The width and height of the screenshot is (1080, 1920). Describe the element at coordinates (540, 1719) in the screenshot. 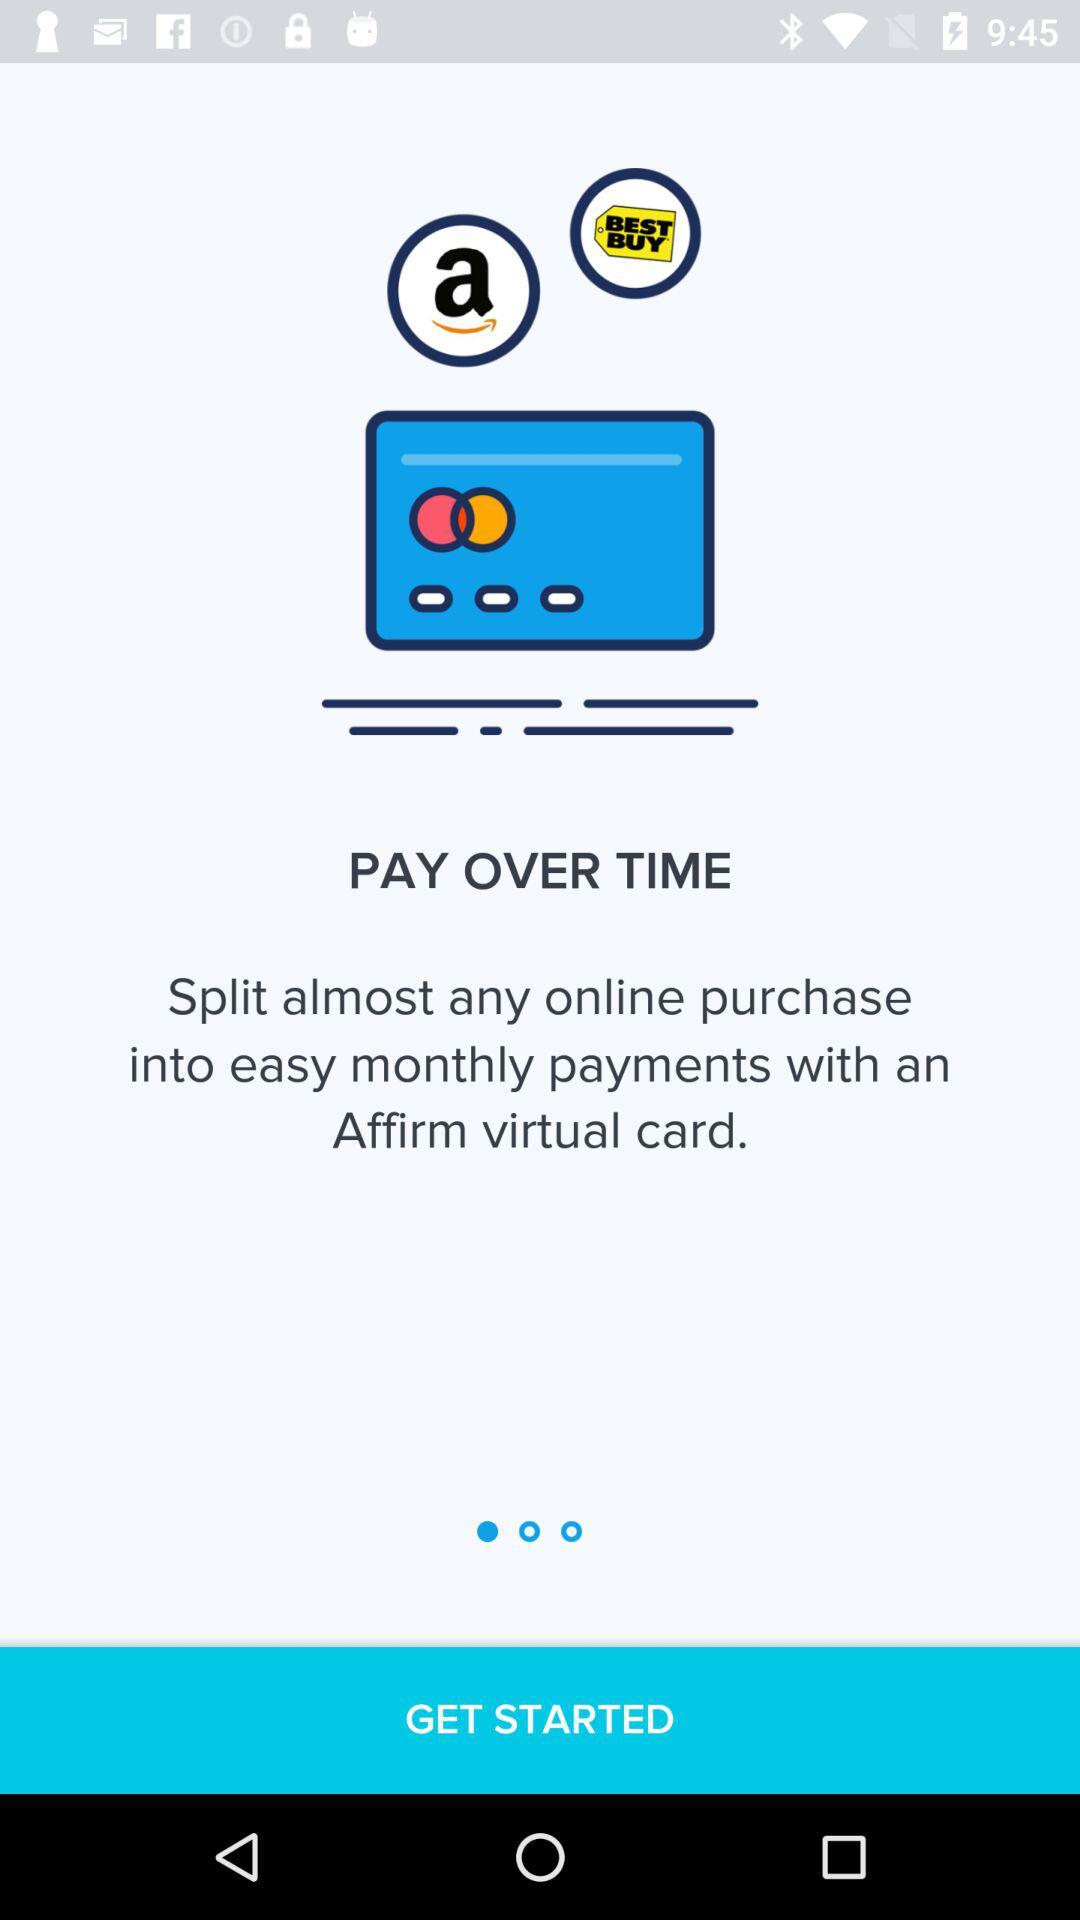

I see `get started item` at that location.